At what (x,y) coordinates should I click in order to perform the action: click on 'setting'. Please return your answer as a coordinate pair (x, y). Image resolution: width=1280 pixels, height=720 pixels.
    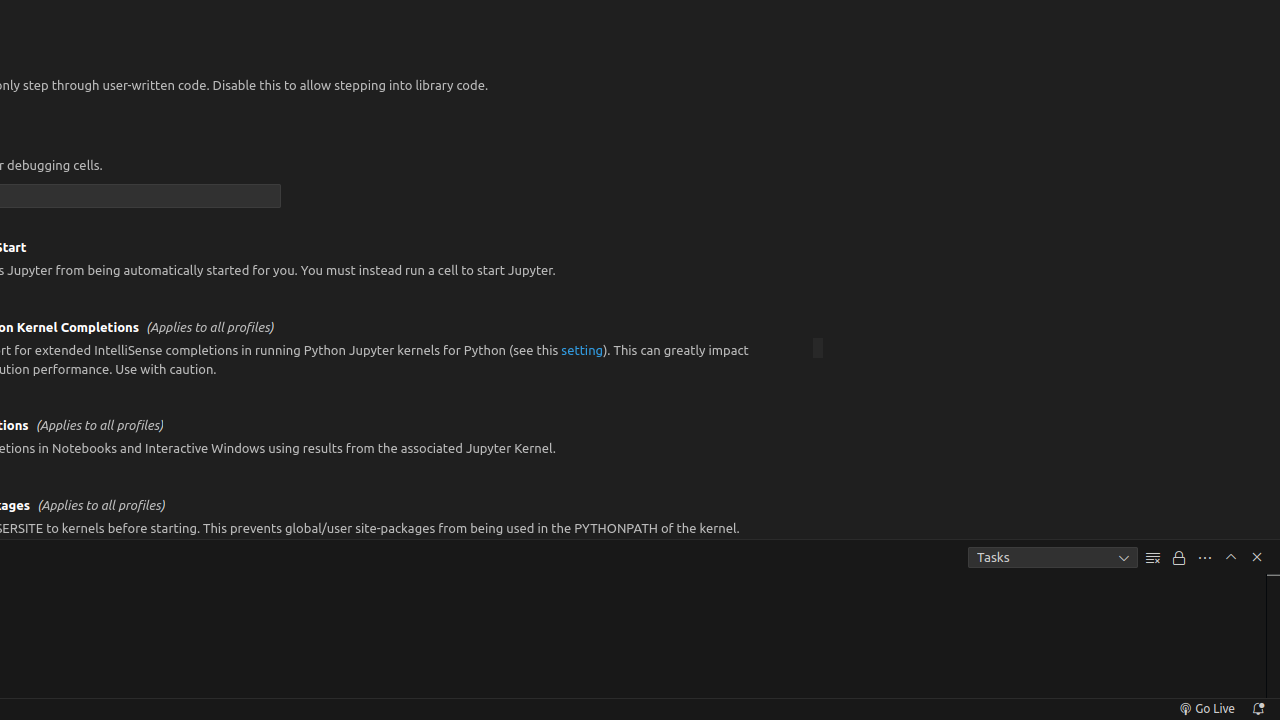
    Looking at the image, I should click on (581, 349).